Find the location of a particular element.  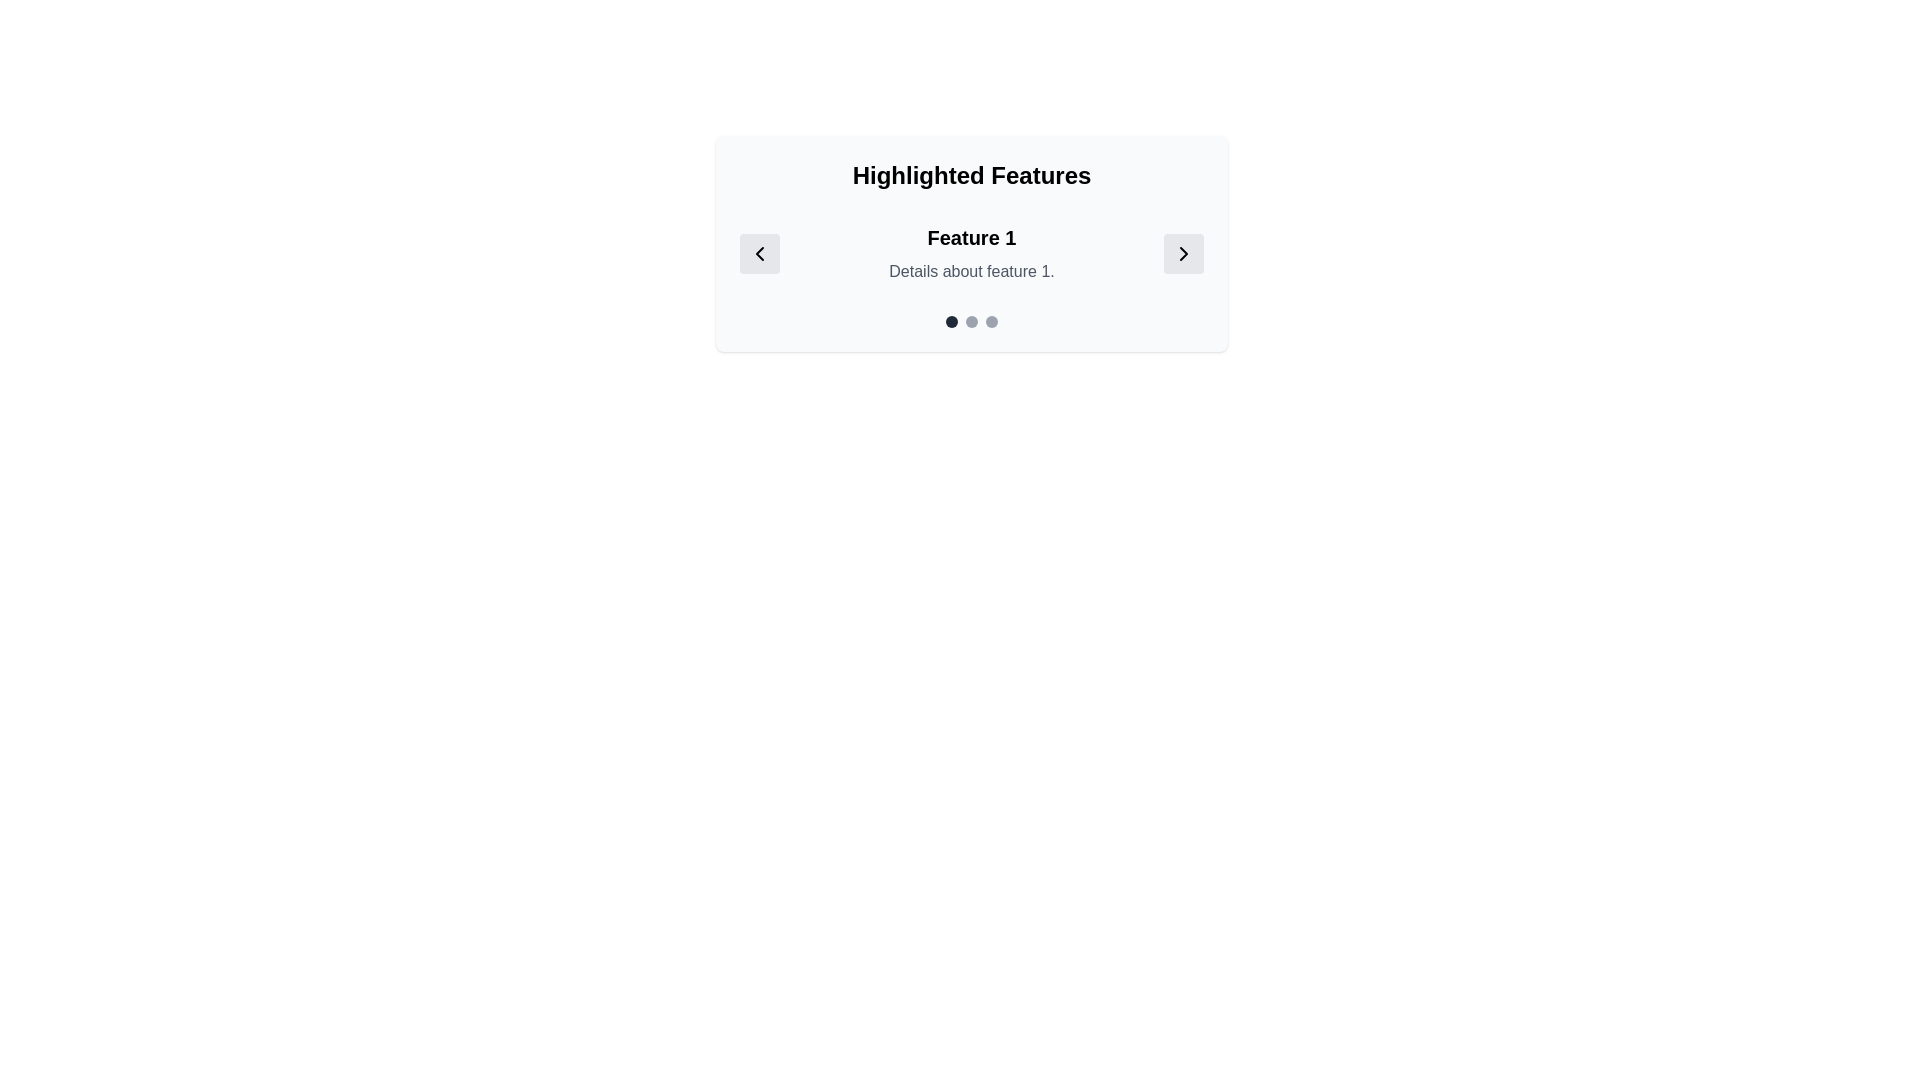

the navigation button located on the left side of the content pane titled 'Highlighted Features', aligned with the 'Feature 1' description block is located at coordinates (758, 253).